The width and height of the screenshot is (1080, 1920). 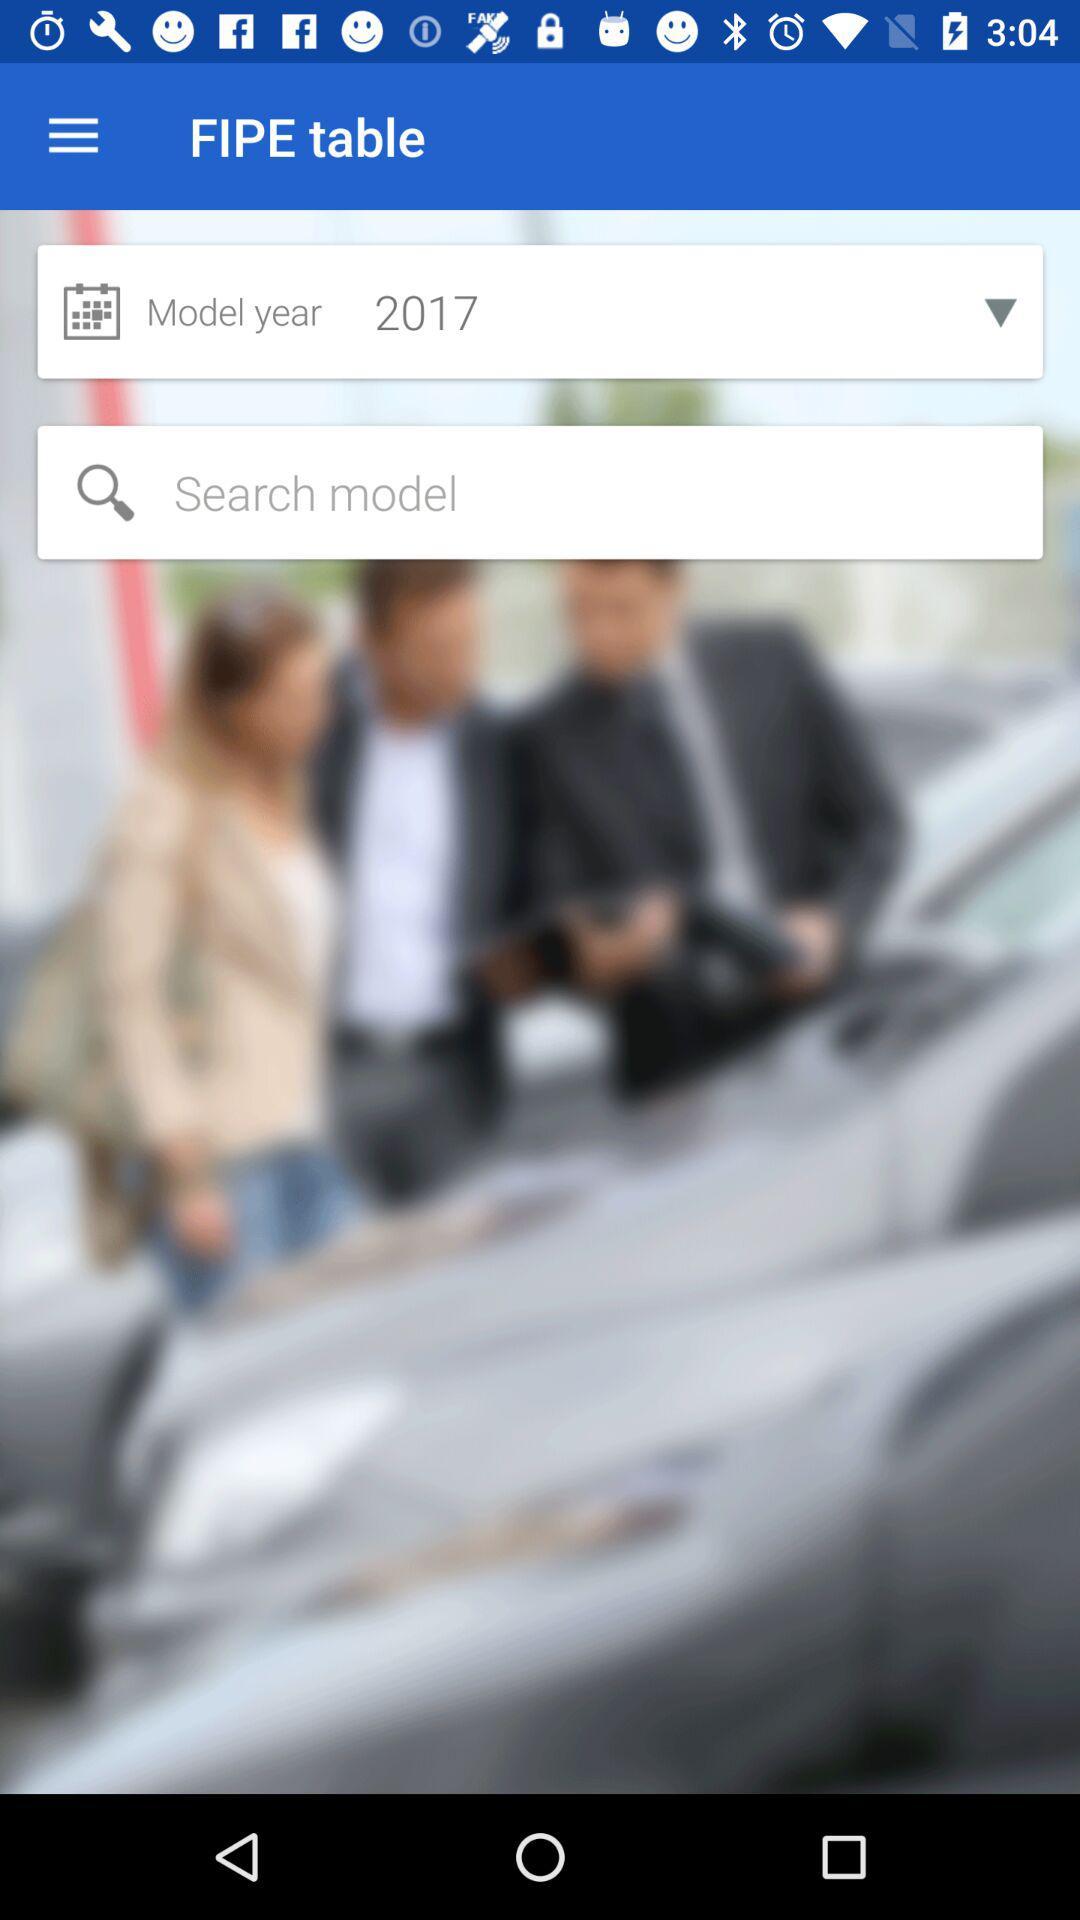 I want to click on to search something, so click(x=540, y=492).